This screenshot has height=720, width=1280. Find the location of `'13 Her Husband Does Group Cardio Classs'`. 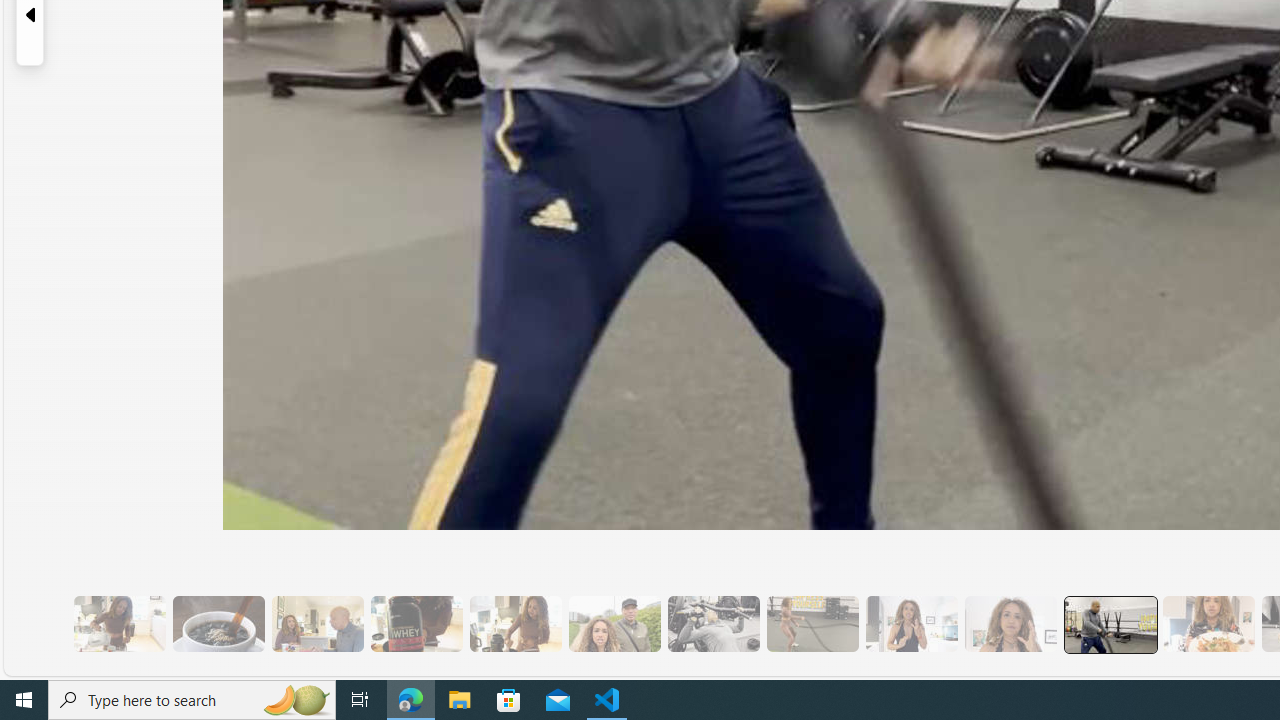

'13 Her Husband Does Group Cardio Classs' is located at coordinates (1108, 623).